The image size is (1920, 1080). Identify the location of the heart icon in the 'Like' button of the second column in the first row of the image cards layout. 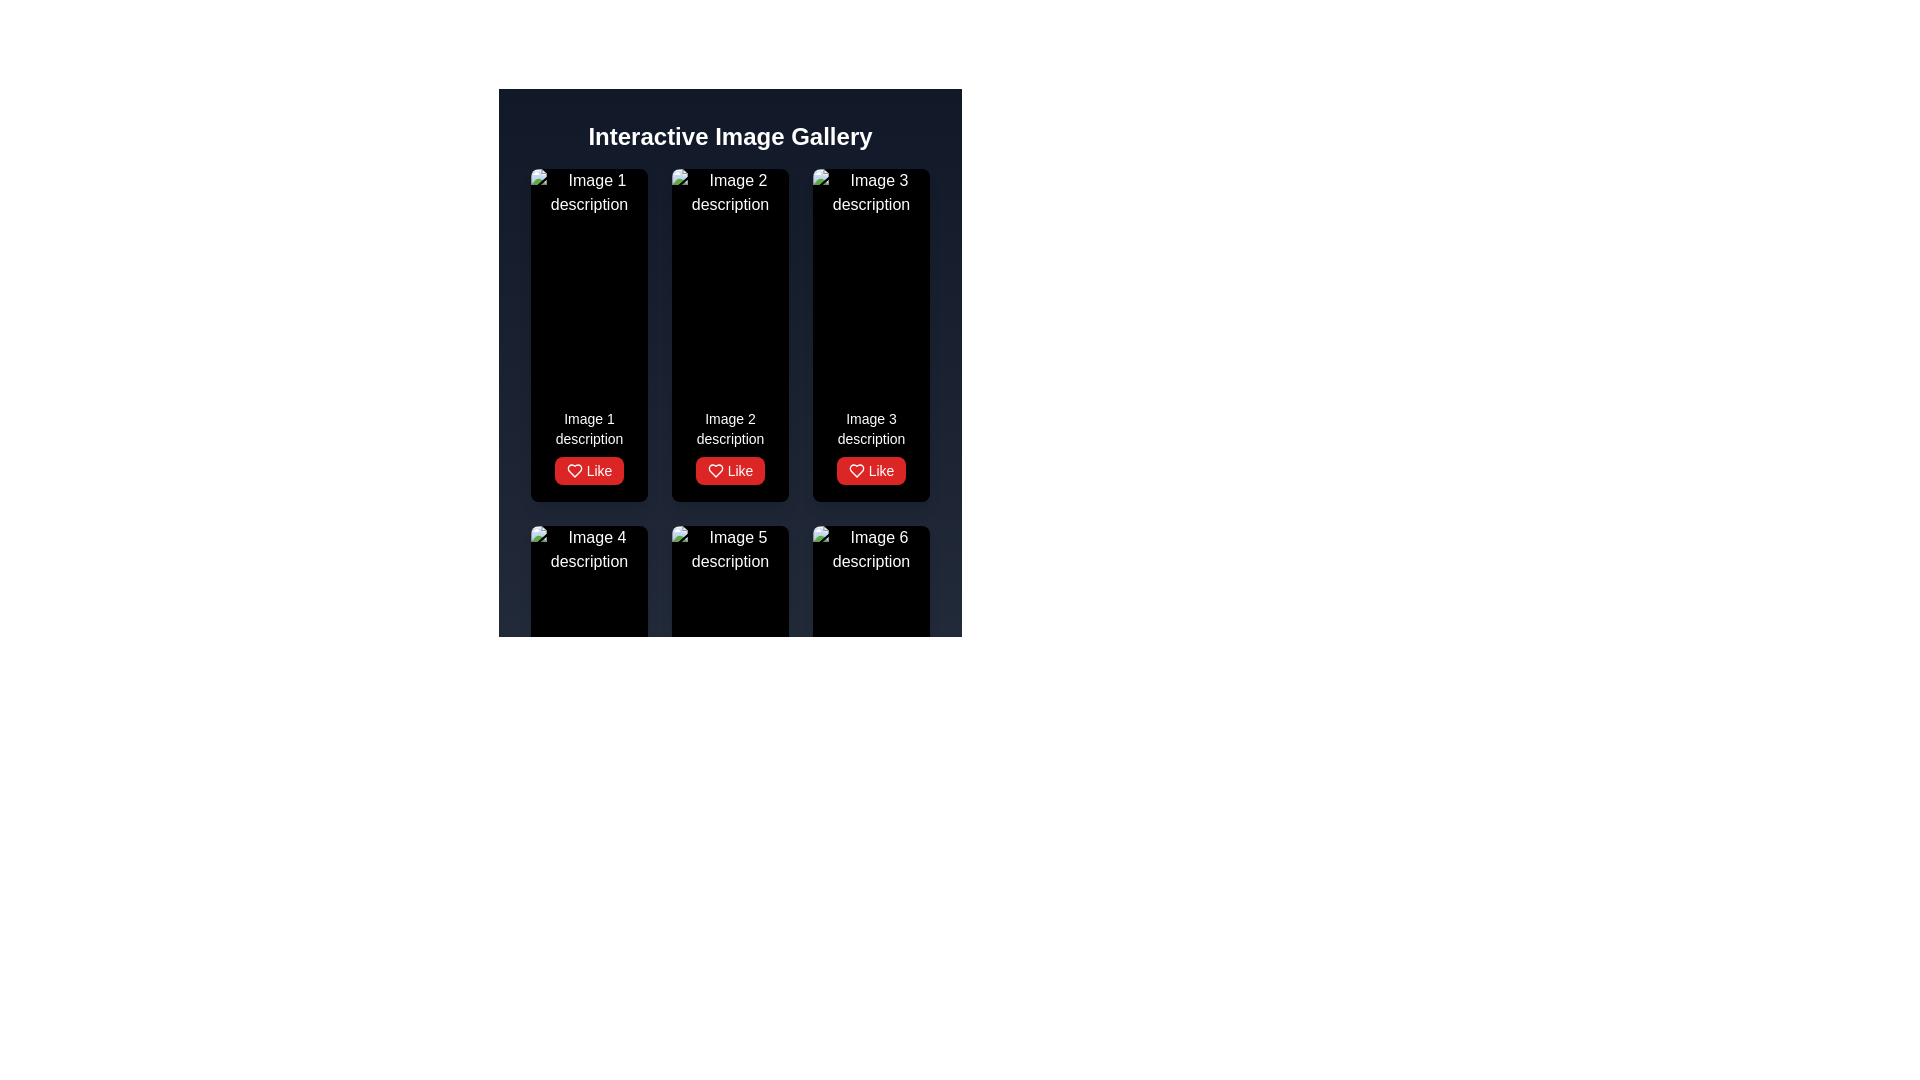
(715, 470).